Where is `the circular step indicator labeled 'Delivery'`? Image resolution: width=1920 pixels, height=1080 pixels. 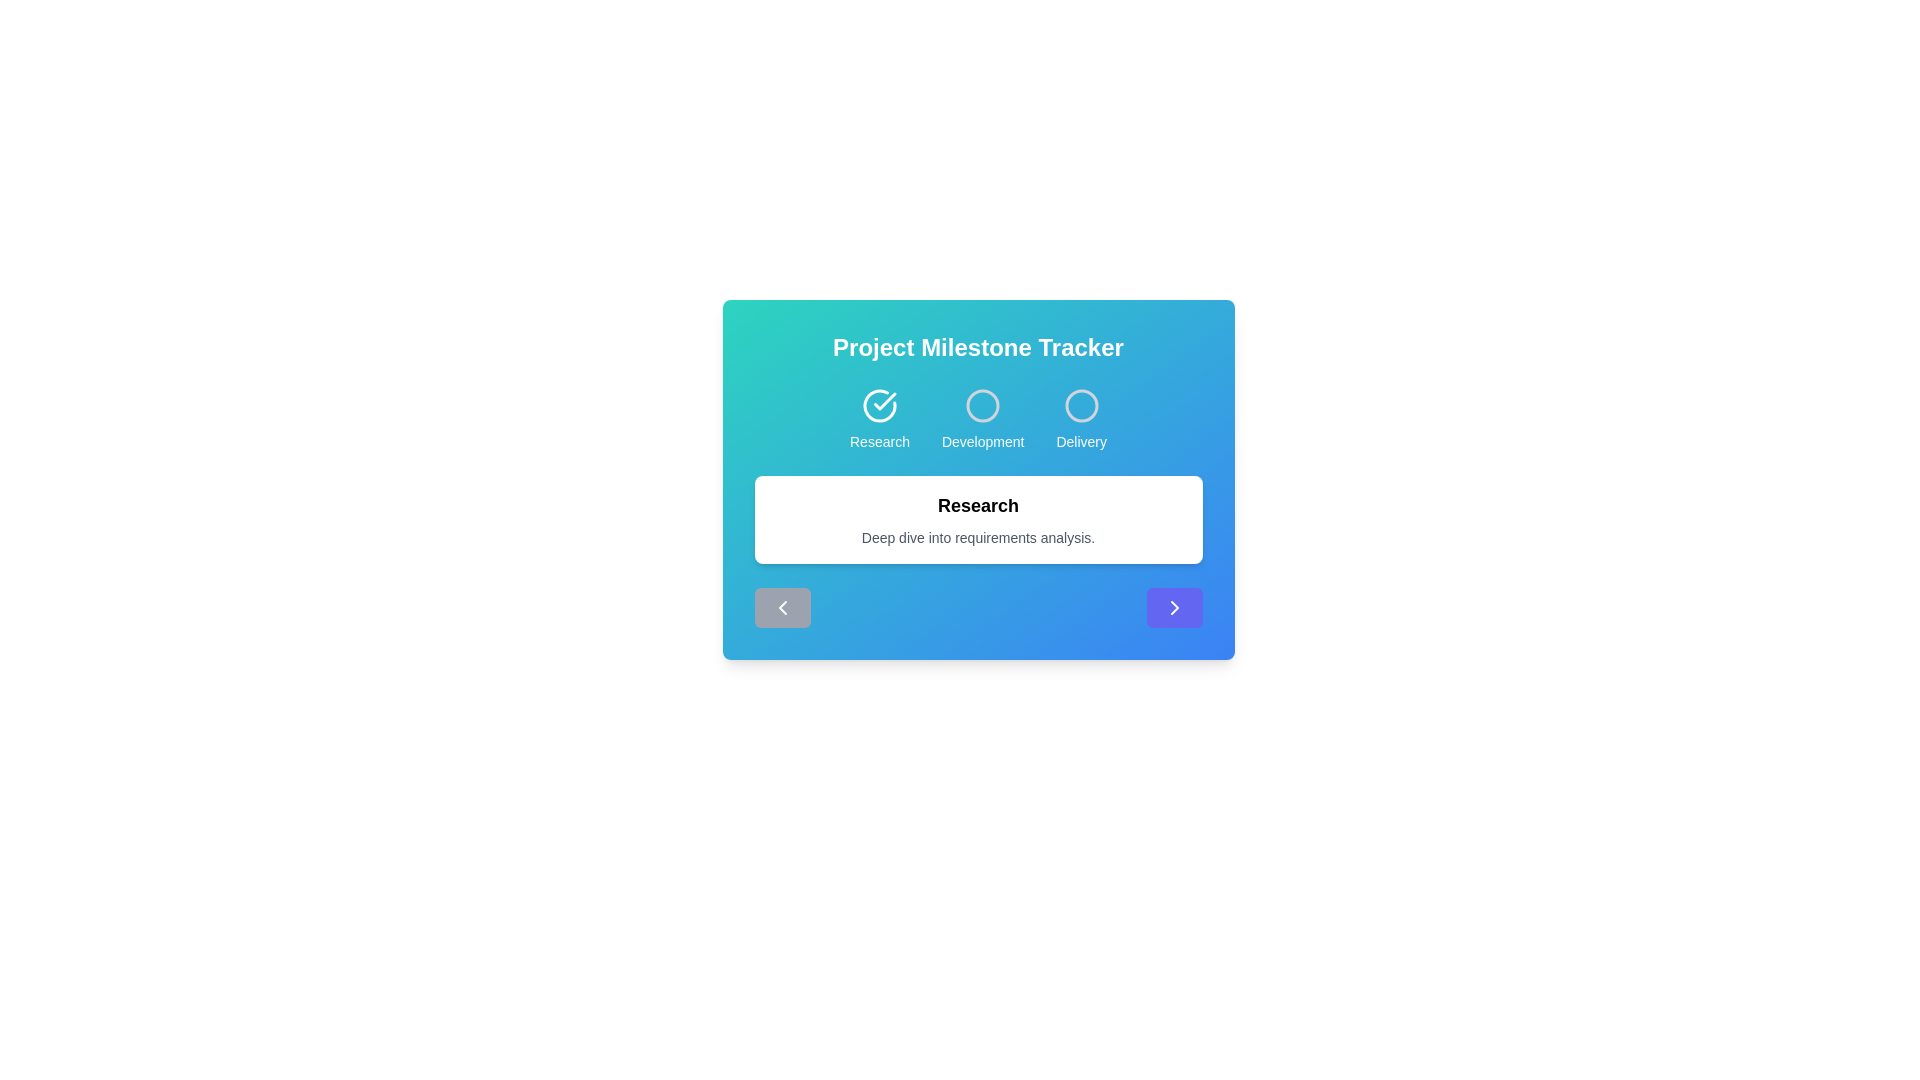 the circular step indicator labeled 'Delivery' is located at coordinates (1080, 419).